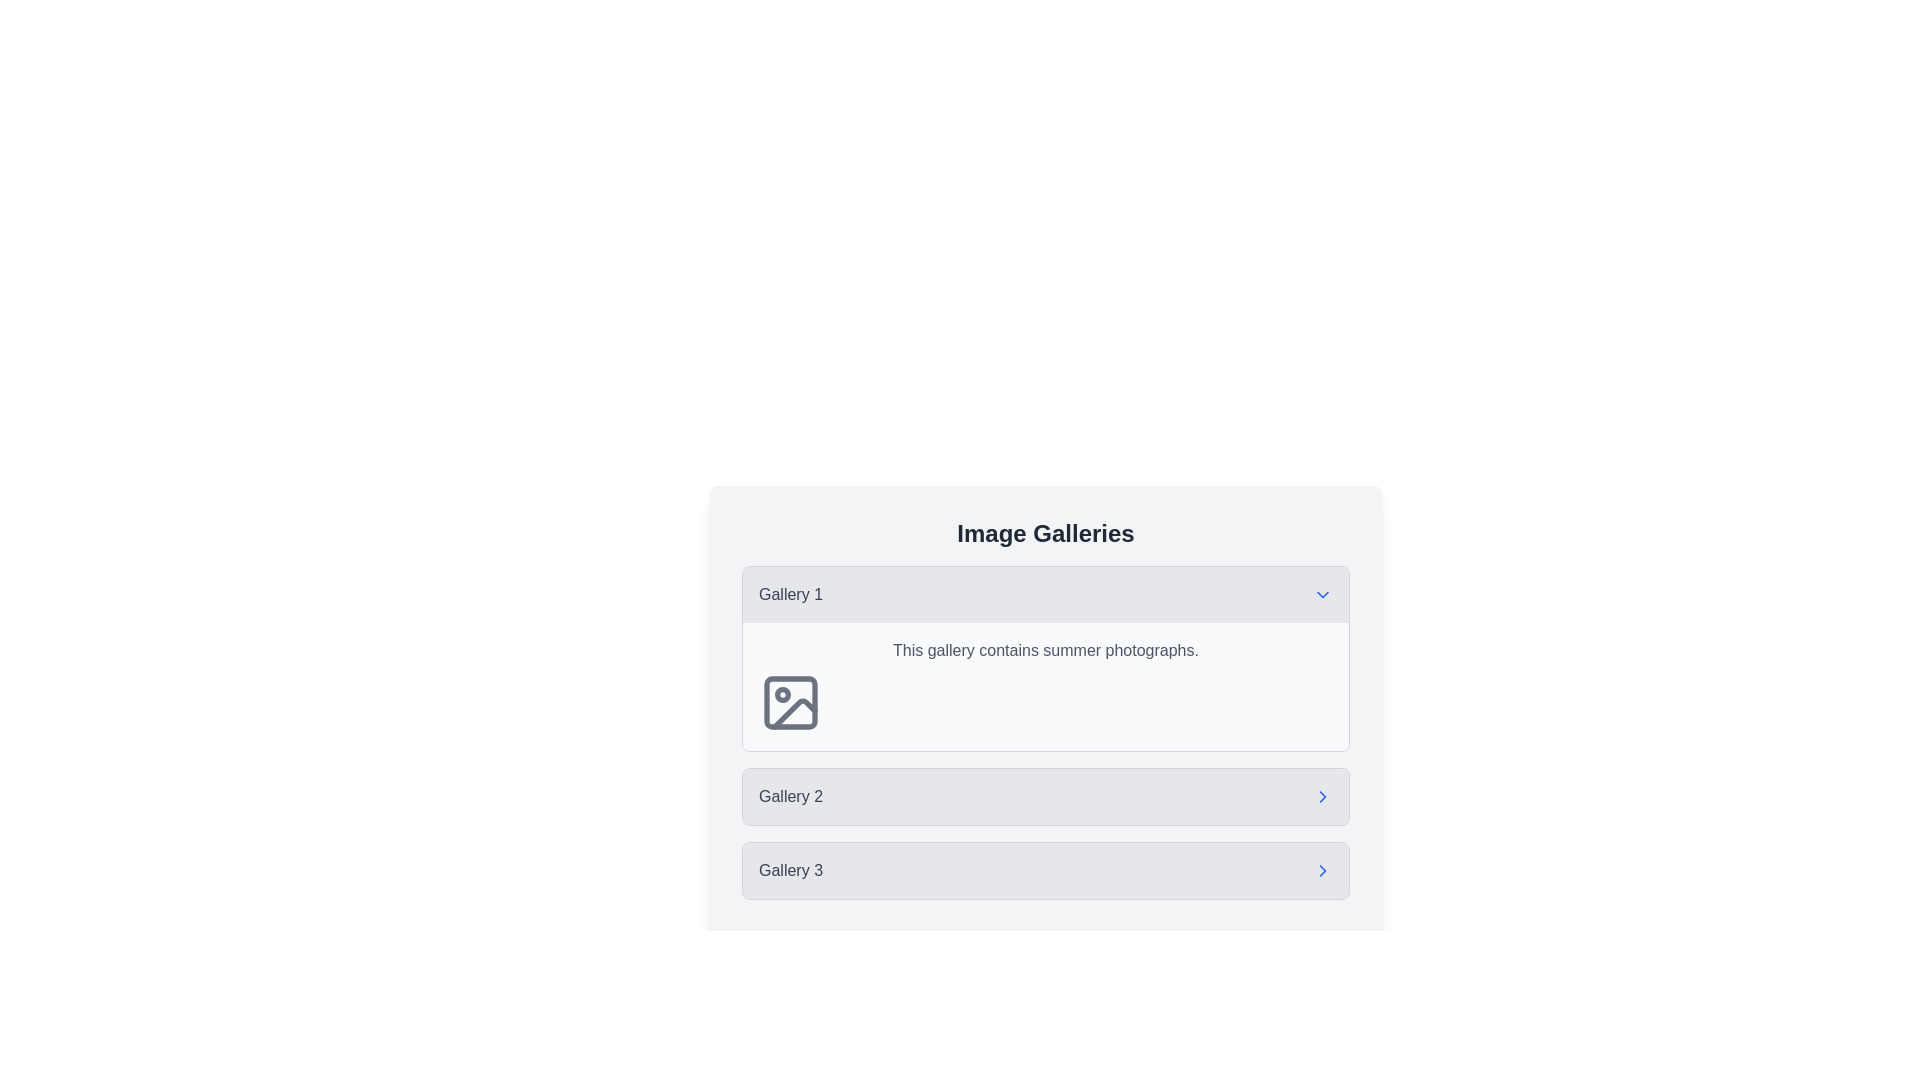 Image resolution: width=1920 pixels, height=1080 pixels. Describe the element at coordinates (1323, 796) in the screenshot. I see `the chevron icon at the far right end of the 'Gallery 2' row` at that location.